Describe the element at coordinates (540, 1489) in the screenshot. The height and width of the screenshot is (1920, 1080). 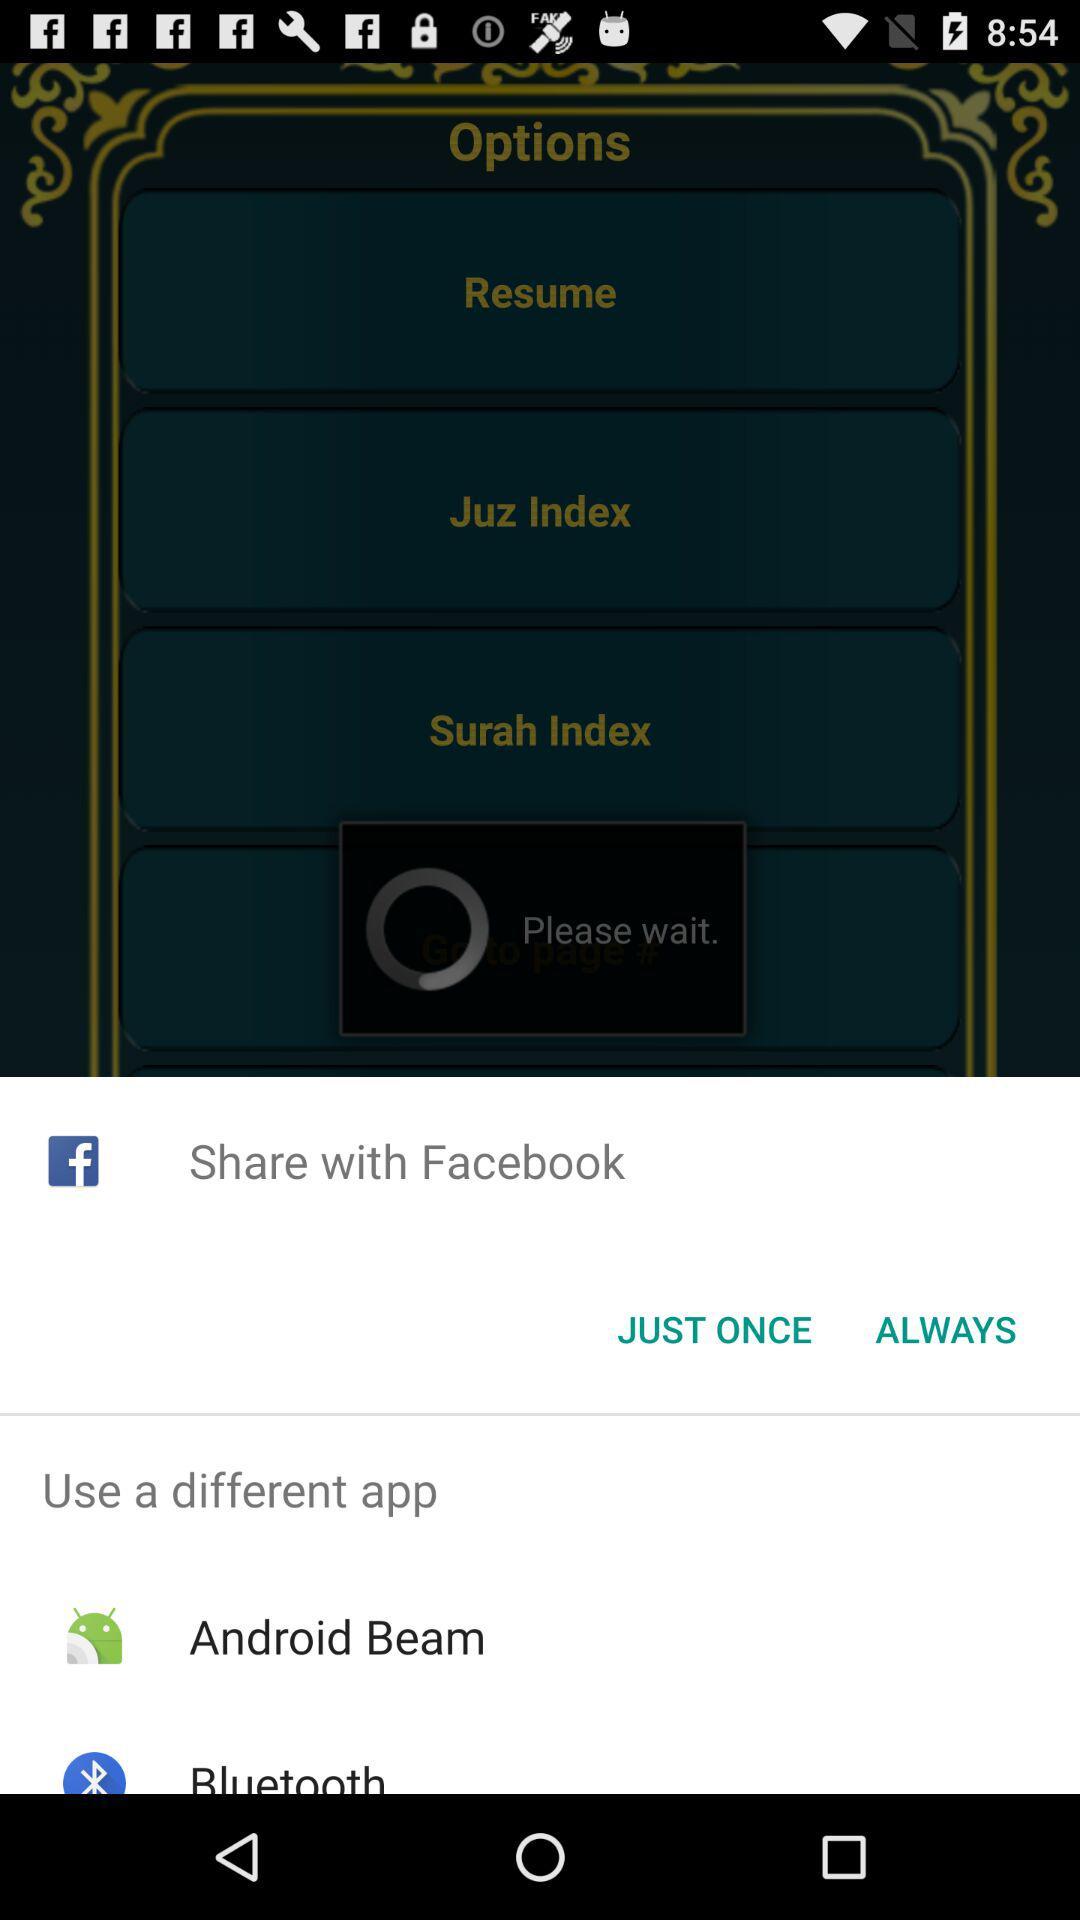
I see `the item above android beam item` at that location.